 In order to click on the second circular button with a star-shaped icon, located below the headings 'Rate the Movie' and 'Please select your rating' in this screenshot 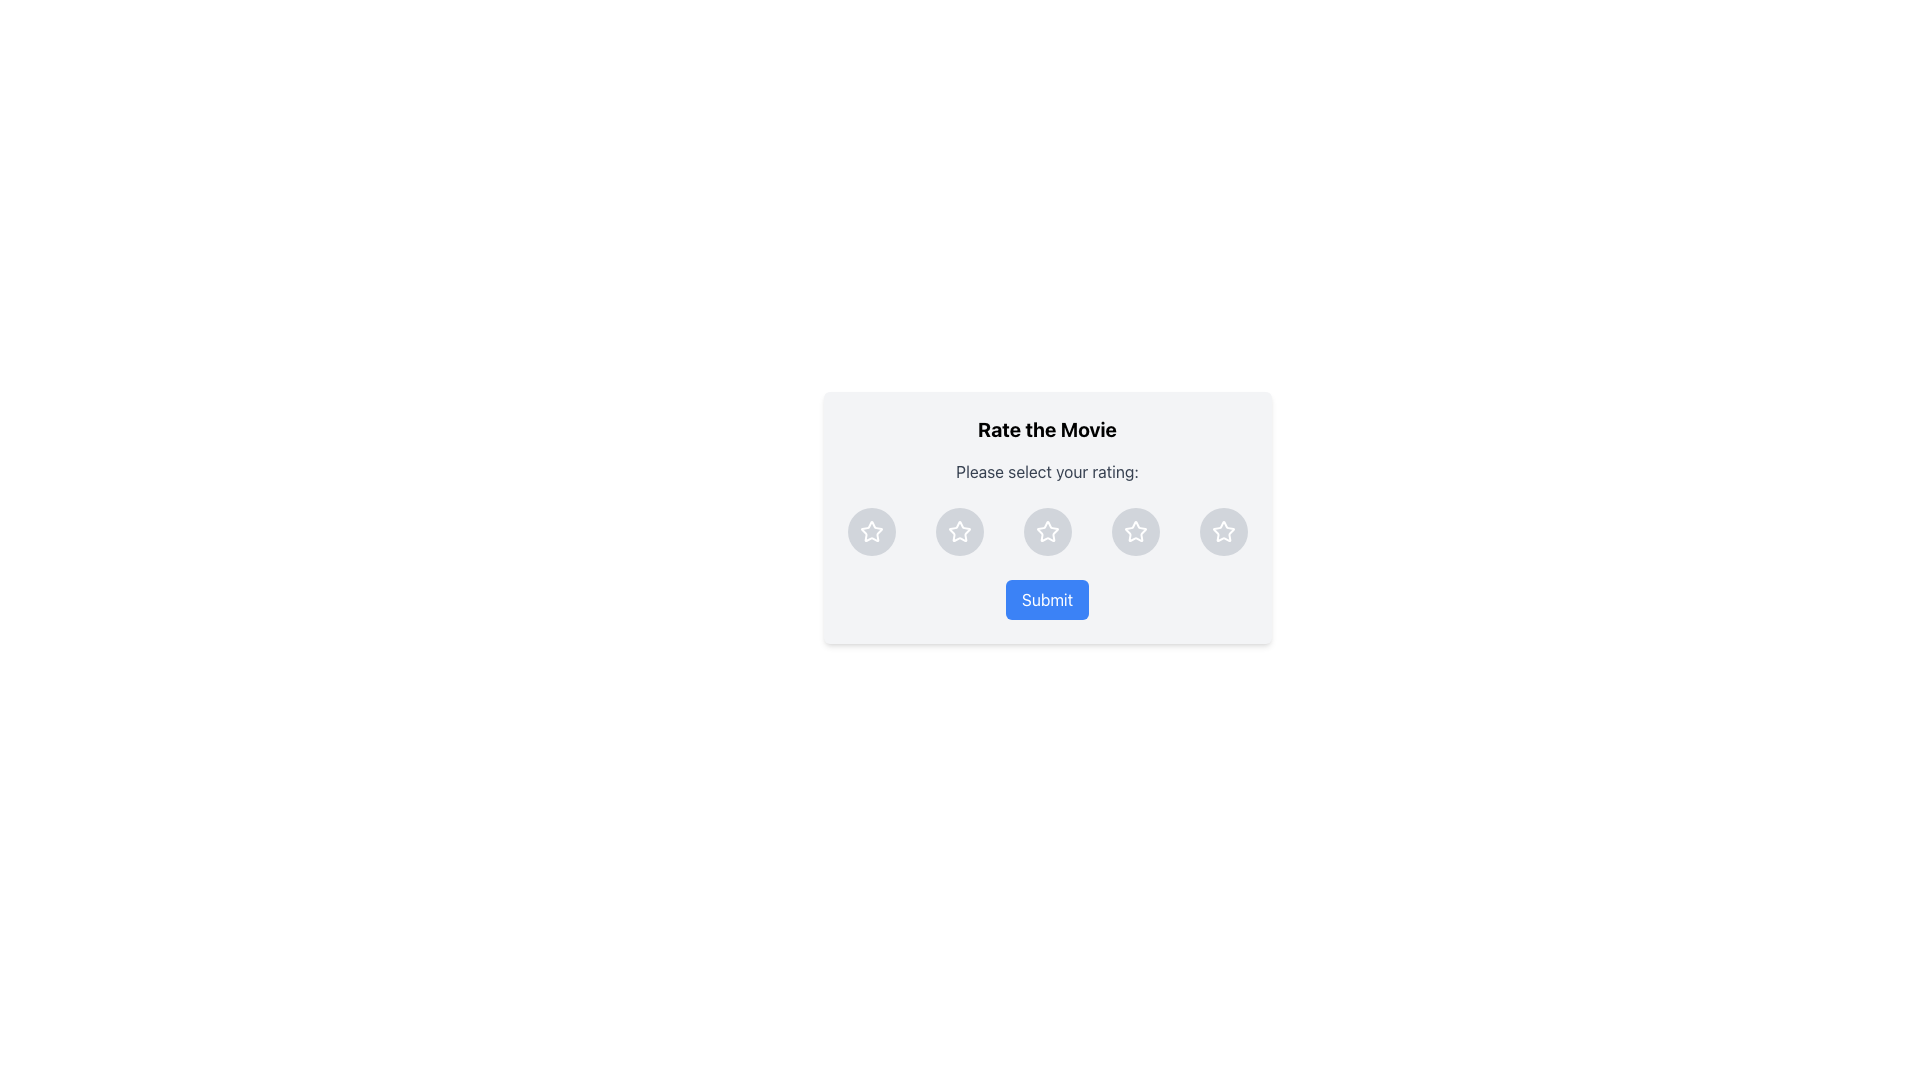, I will do `click(958, 531)`.